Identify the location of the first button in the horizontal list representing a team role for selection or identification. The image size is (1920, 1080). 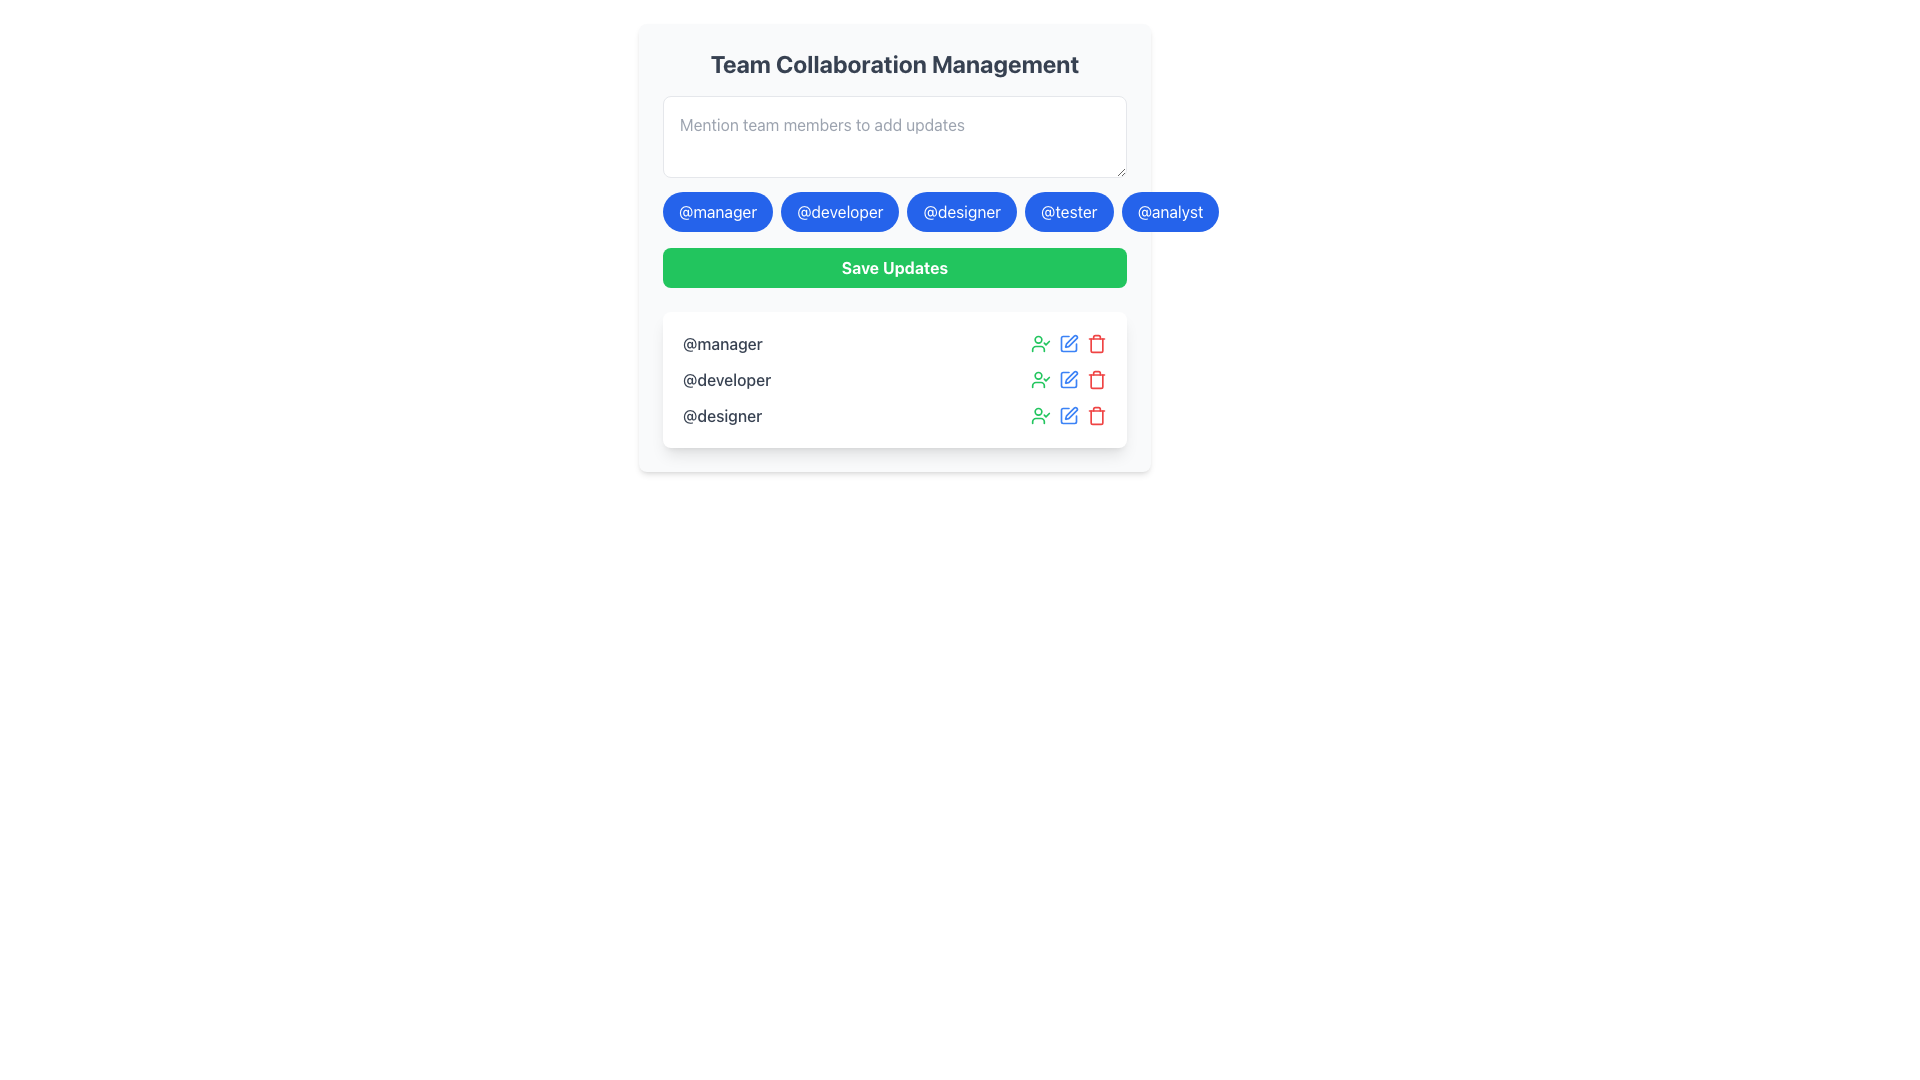
(718, 212).